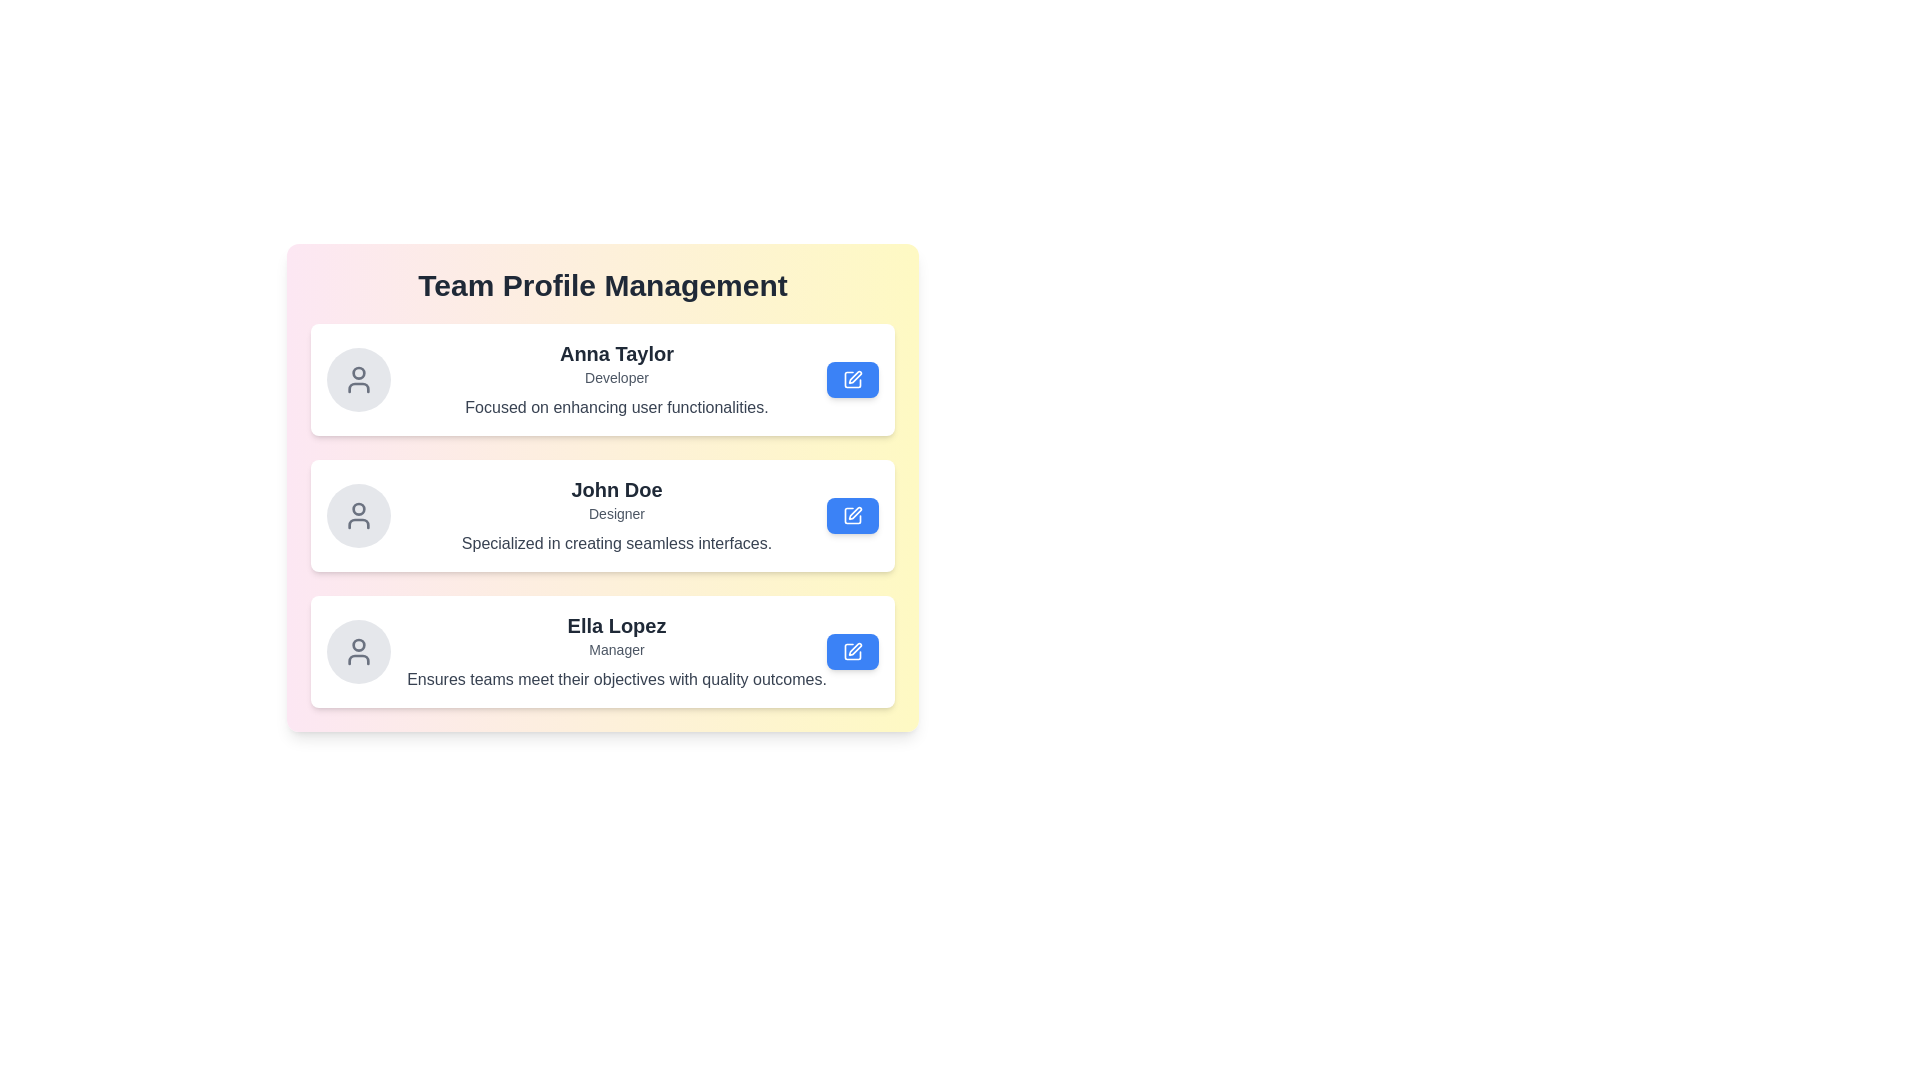  Describe the element at coordinates (602, 380) in the screenshot. I see `the profile card of Anna Taylor to observe the hover effect` at that location.